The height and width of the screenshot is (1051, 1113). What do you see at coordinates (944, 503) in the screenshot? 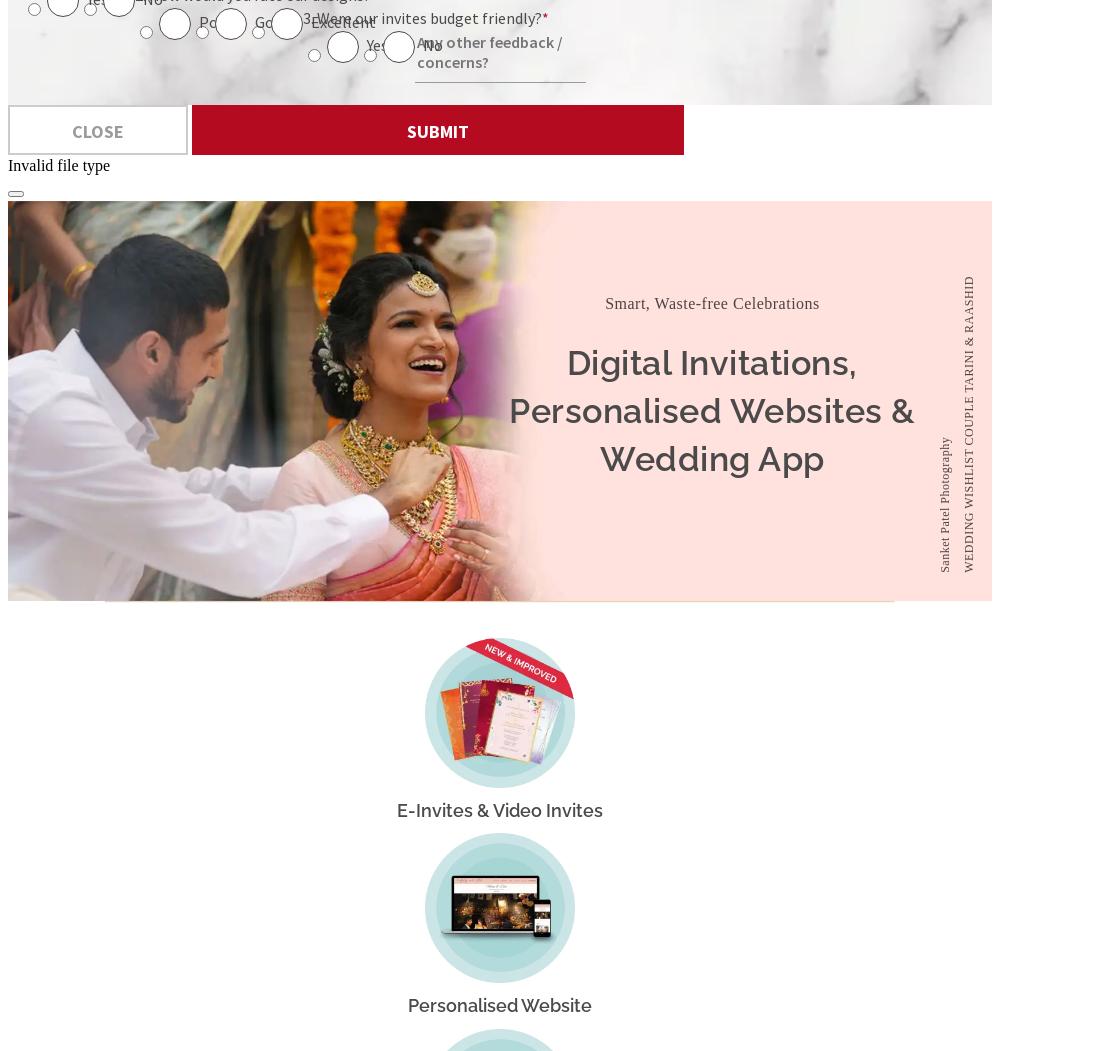
I see `'Sanket Patel Photography'` at bounding box center [944, 503].